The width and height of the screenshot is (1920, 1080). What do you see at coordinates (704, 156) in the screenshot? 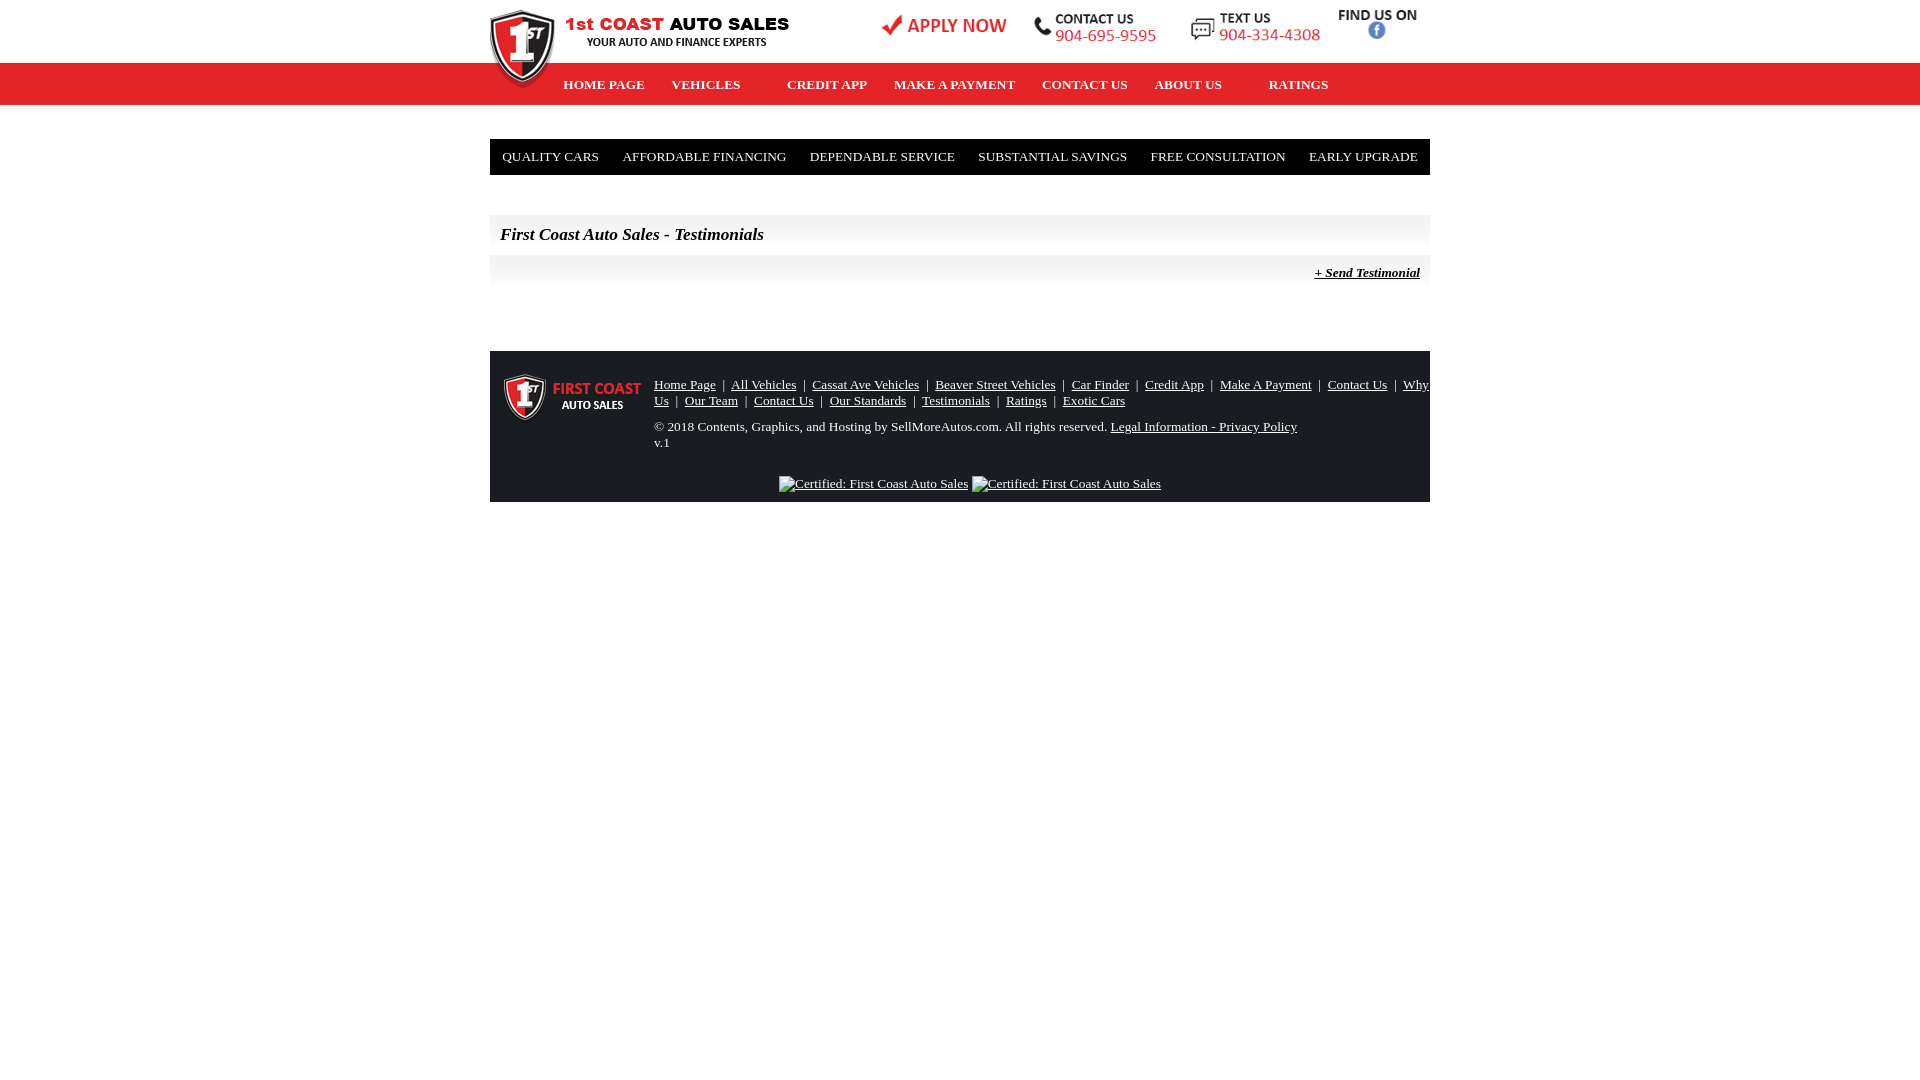
I see `'AFFORDABLE FINANCING'` at bounding box center [704, 156].